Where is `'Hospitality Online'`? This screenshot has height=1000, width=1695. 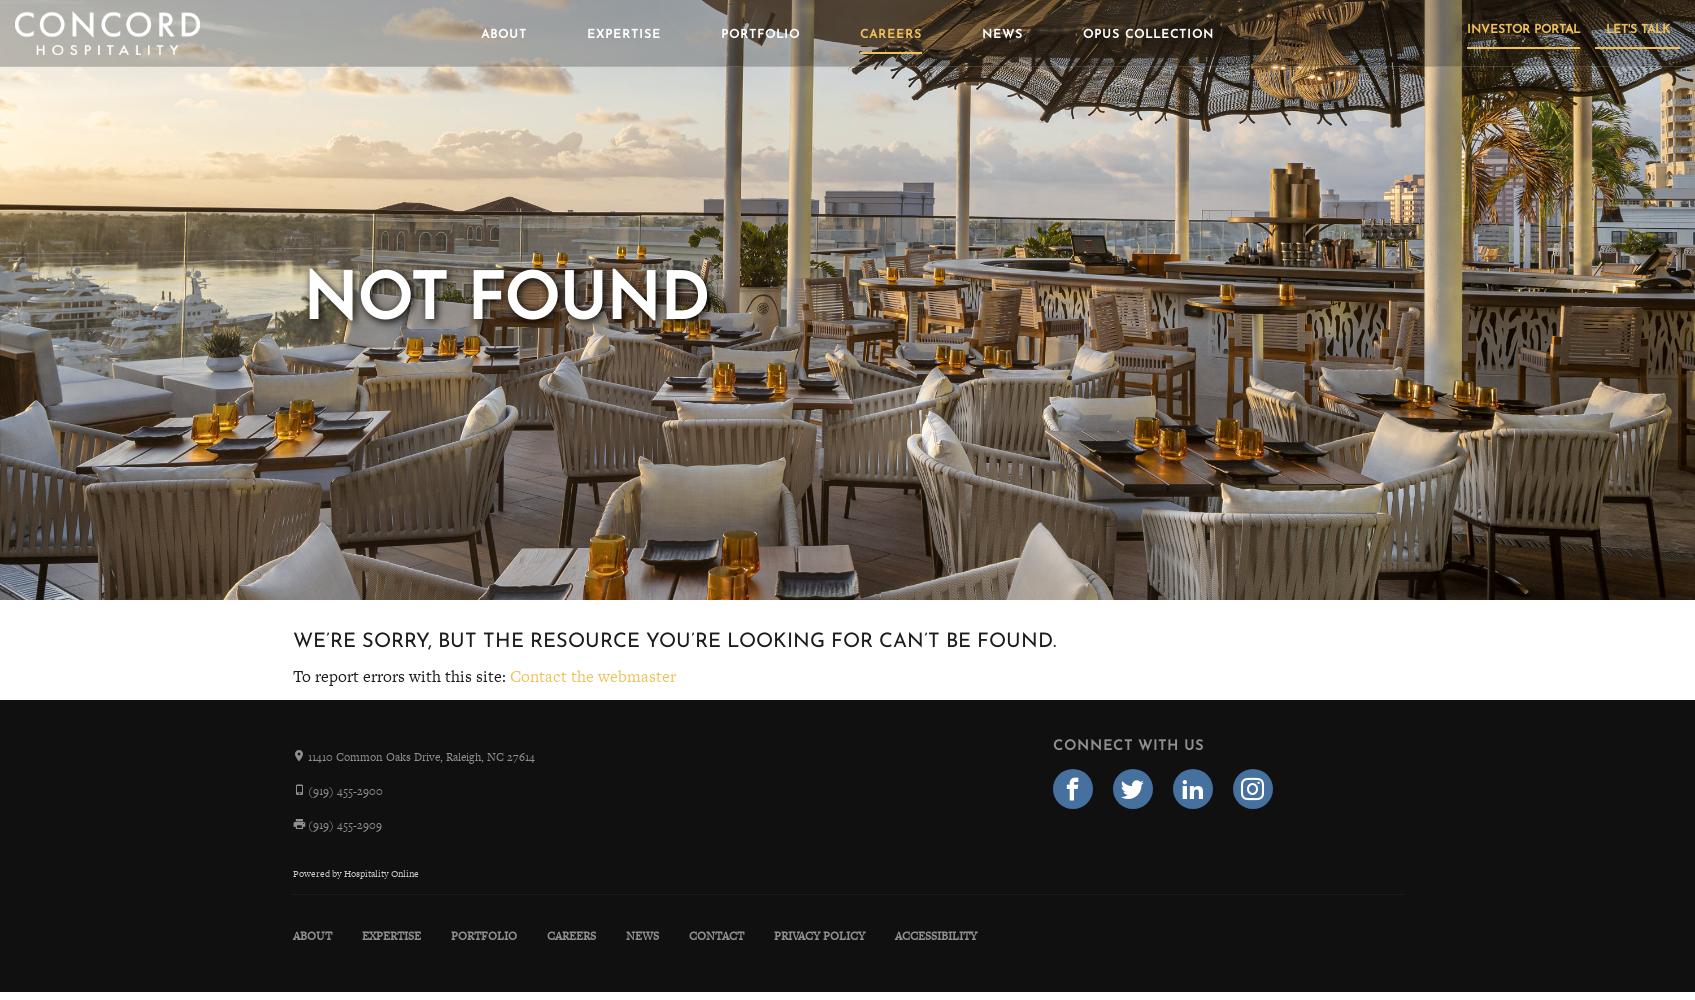 'Hospitality Online' is located at coordinates (379, 872).